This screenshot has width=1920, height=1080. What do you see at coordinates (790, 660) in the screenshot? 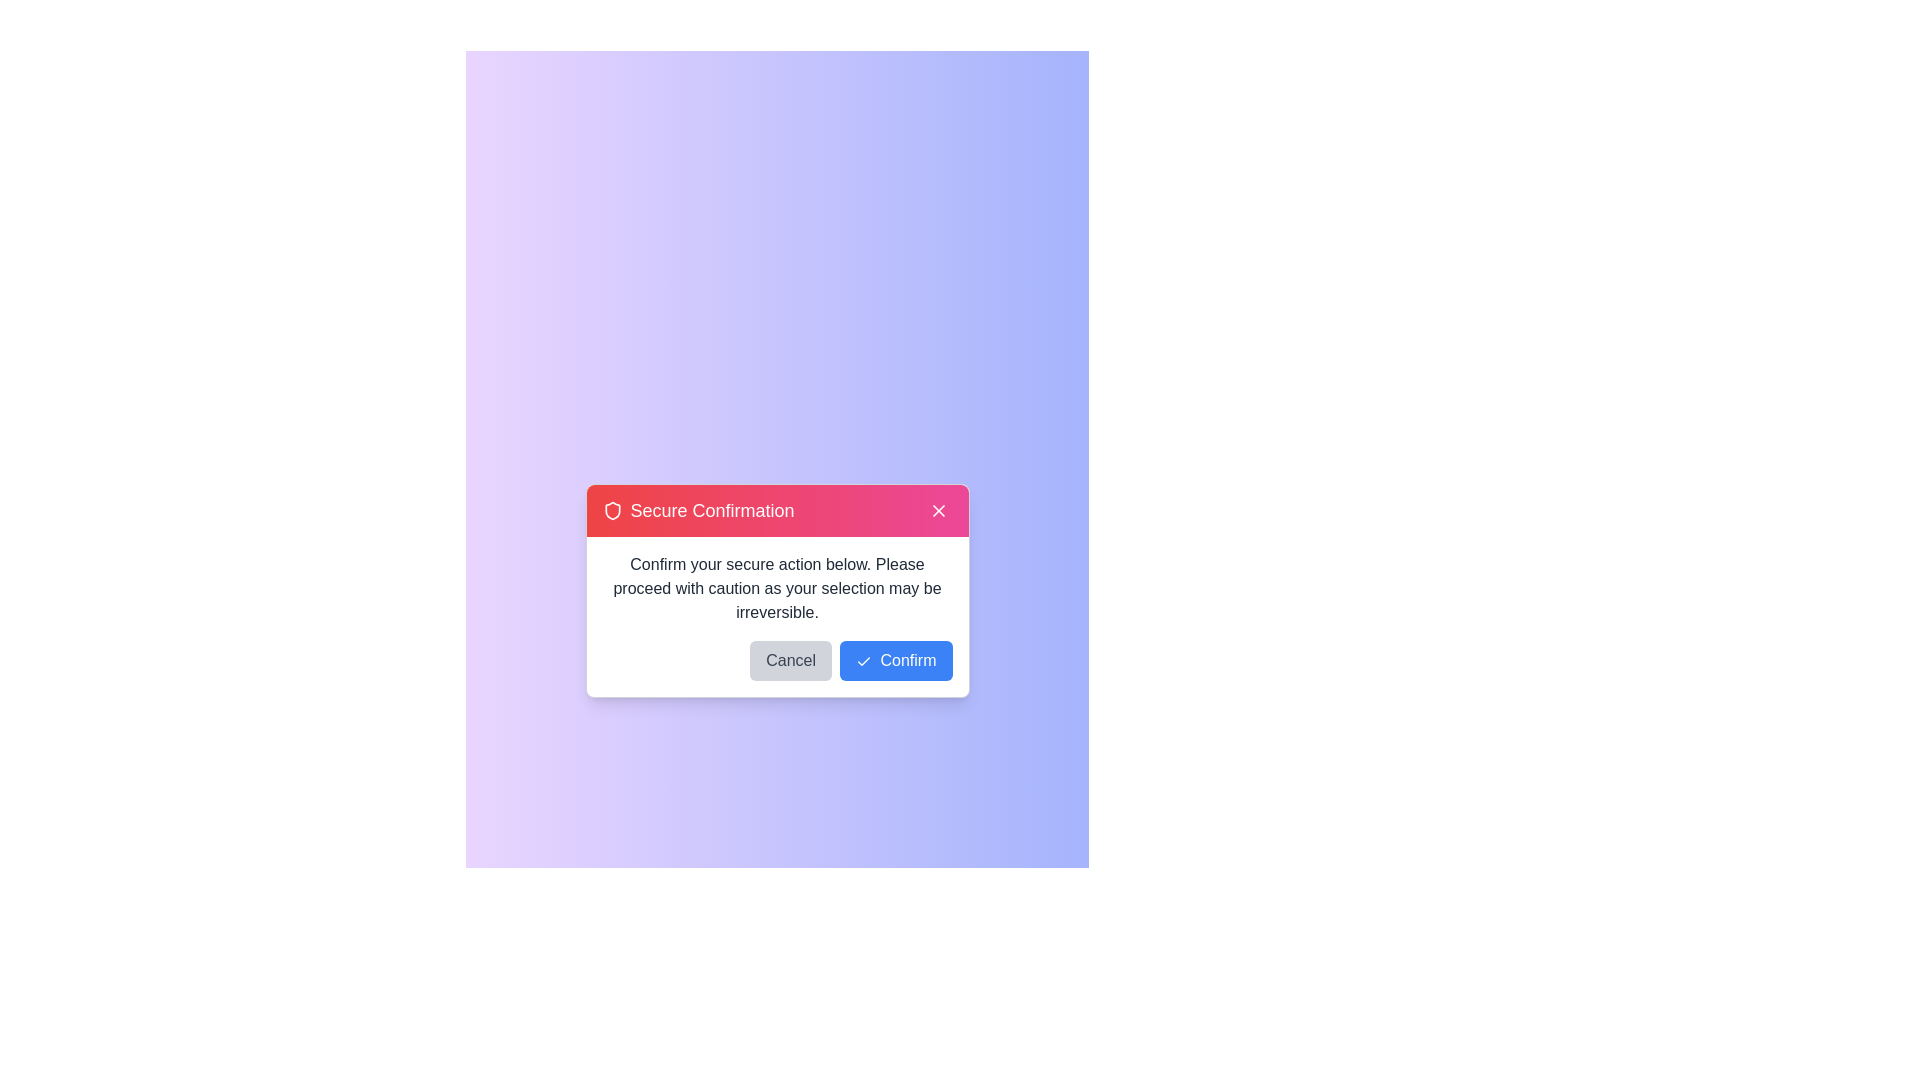
I see `the cancel button located to the left of the blue 'Confirm' button at the bottom-right of the dialog box` at bounding box center [790, 660].